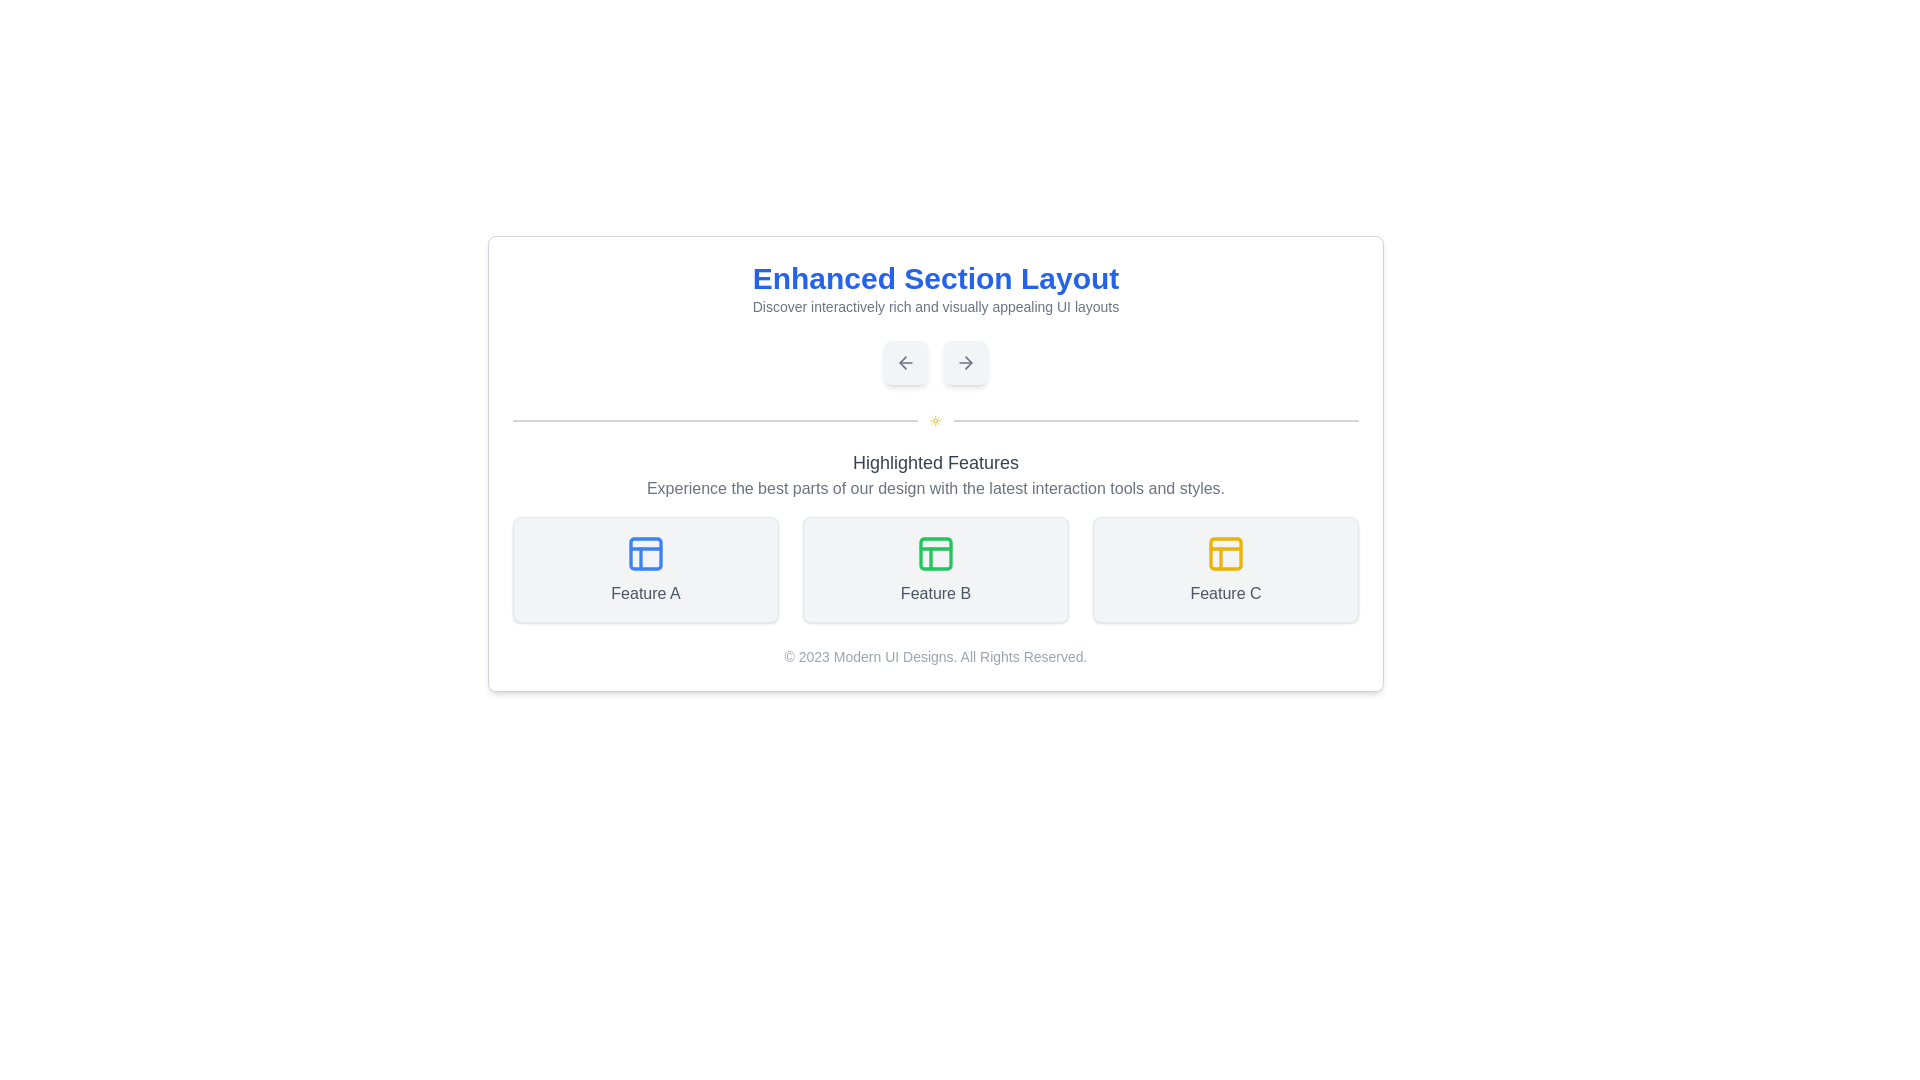 The height and width of the screenshot is (1080, 1920). Describe the element at coordinates (902, 362) in the screenshot. I see `the leftward arrow graphic navigation control, which is visually distinct with a triangular shape pointing left, located below the heading 'Enhanced Section Layout' and next to the rightward arrow graphic` at that location.